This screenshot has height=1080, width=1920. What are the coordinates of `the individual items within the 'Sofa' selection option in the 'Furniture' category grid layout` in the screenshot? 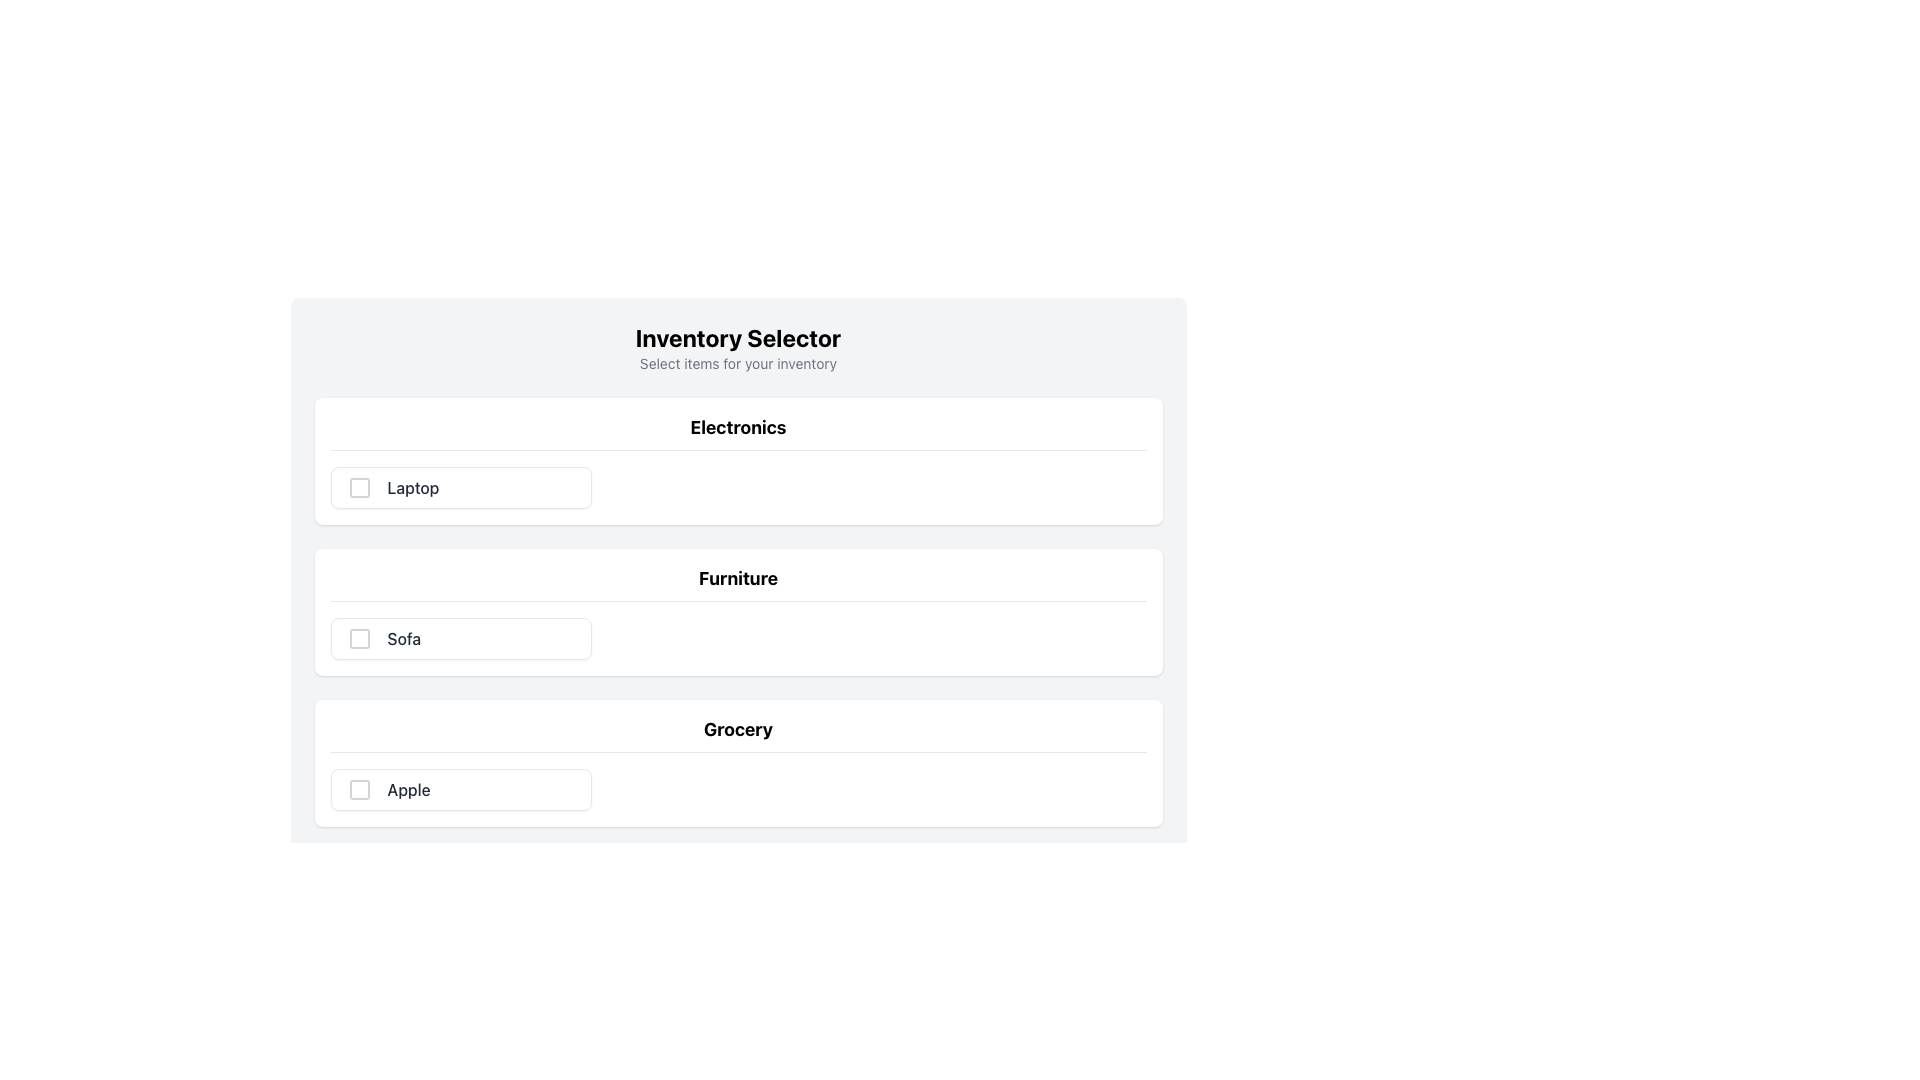 It's located at (737, 639).